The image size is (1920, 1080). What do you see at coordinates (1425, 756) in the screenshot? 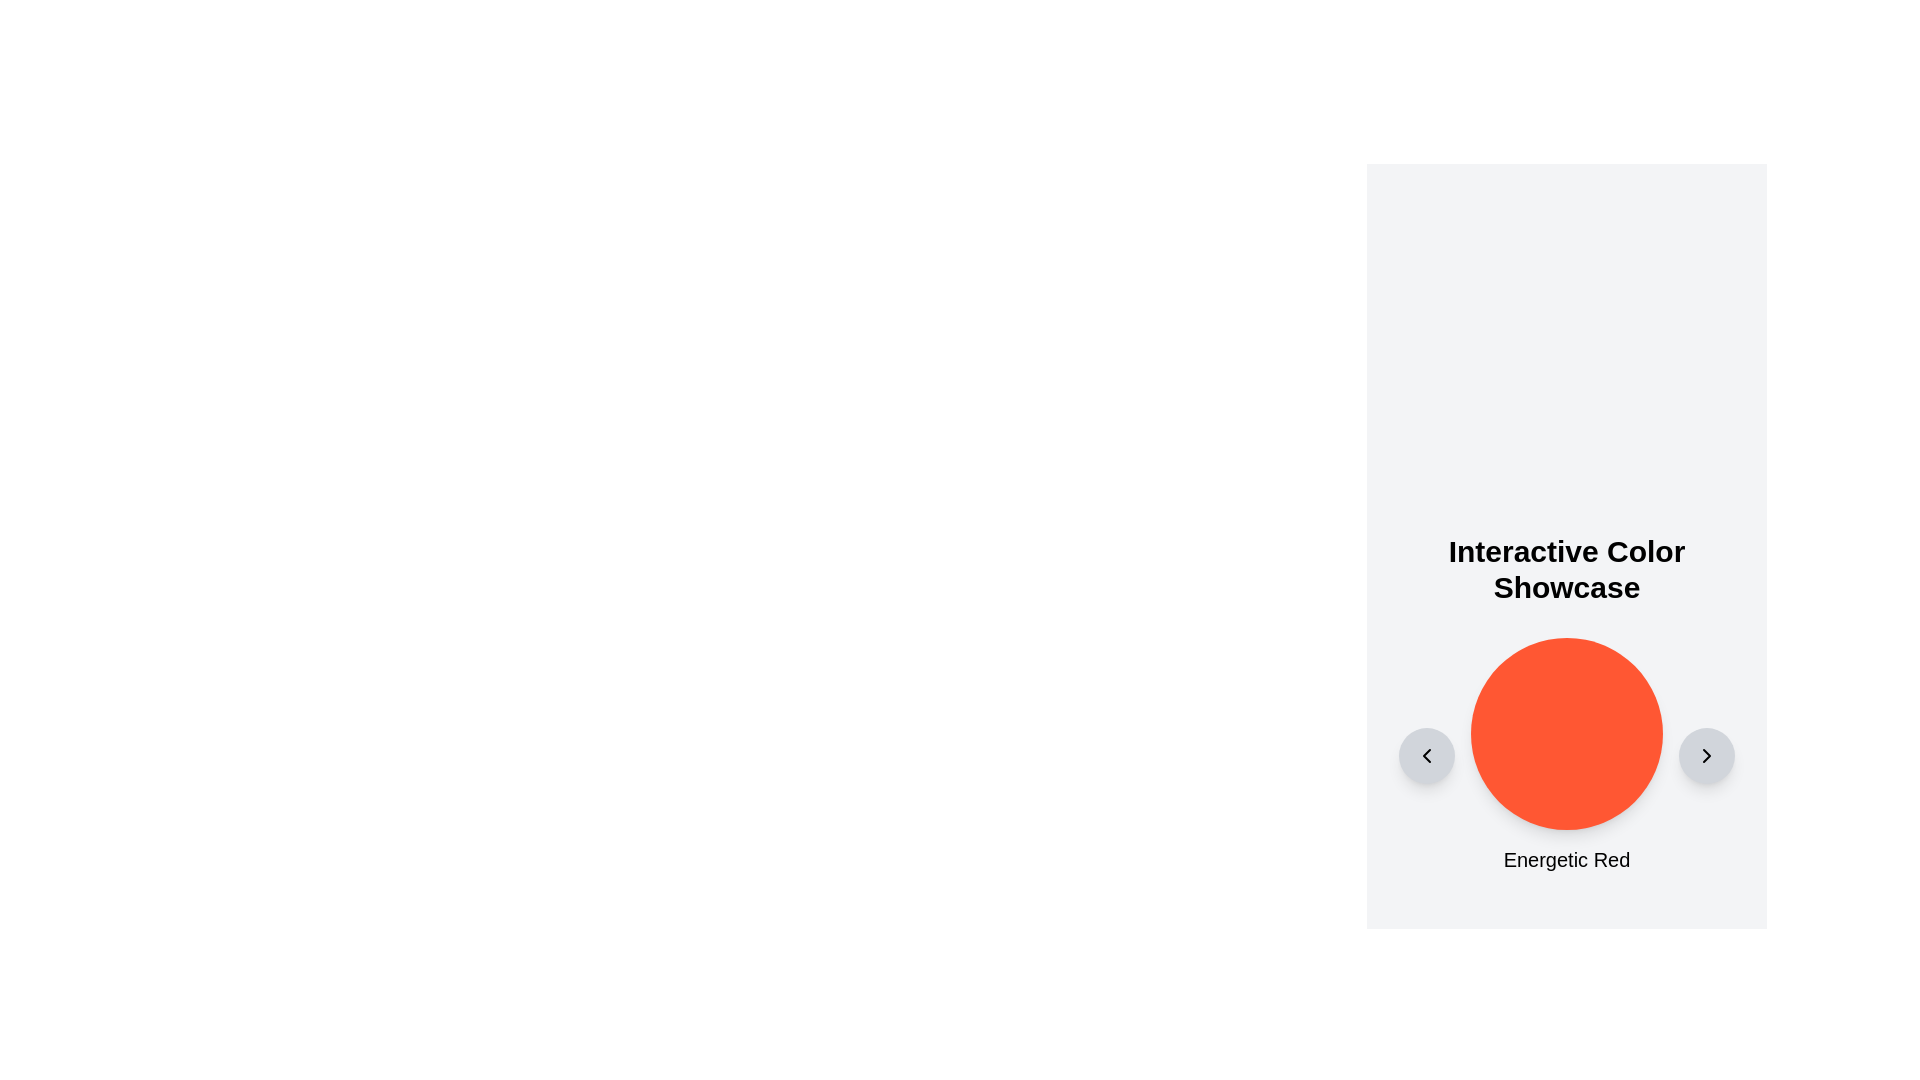
I see `the Chevron Icon within its circular button on the left side of the orange showcase` at bounding box center [1425, 756].